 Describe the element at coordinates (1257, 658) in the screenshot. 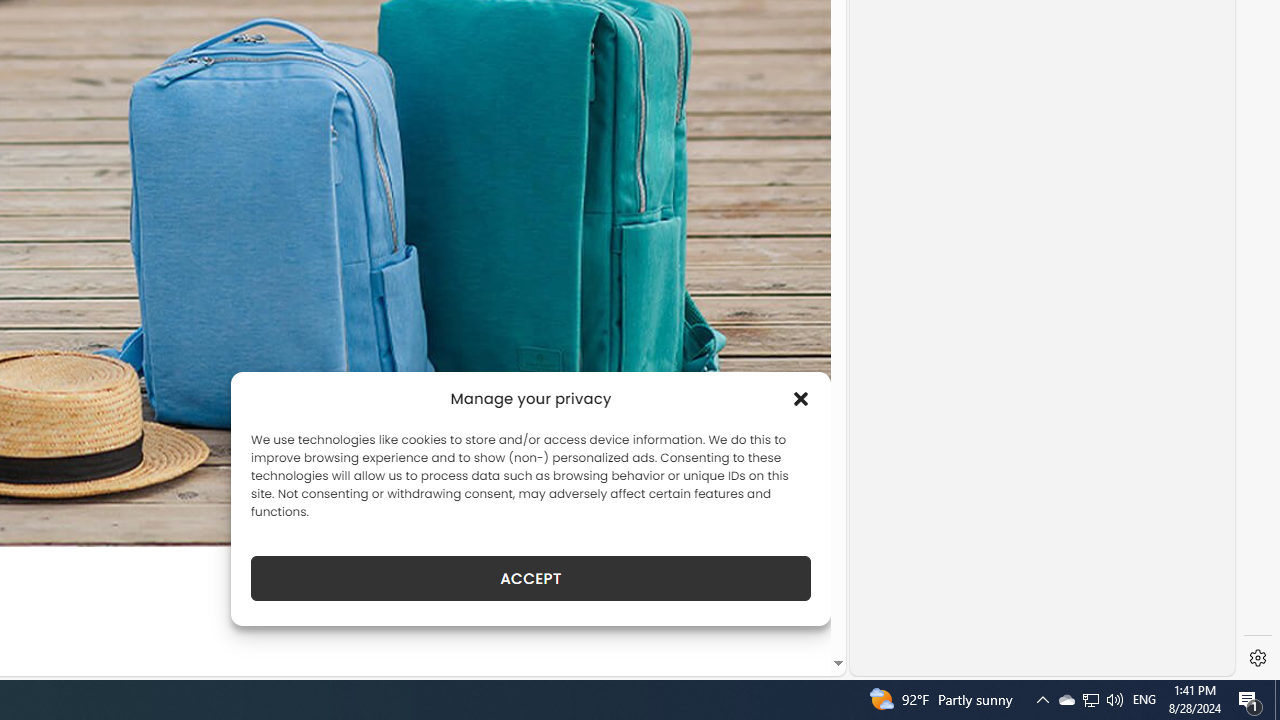

I see `'Settings'` at that location.